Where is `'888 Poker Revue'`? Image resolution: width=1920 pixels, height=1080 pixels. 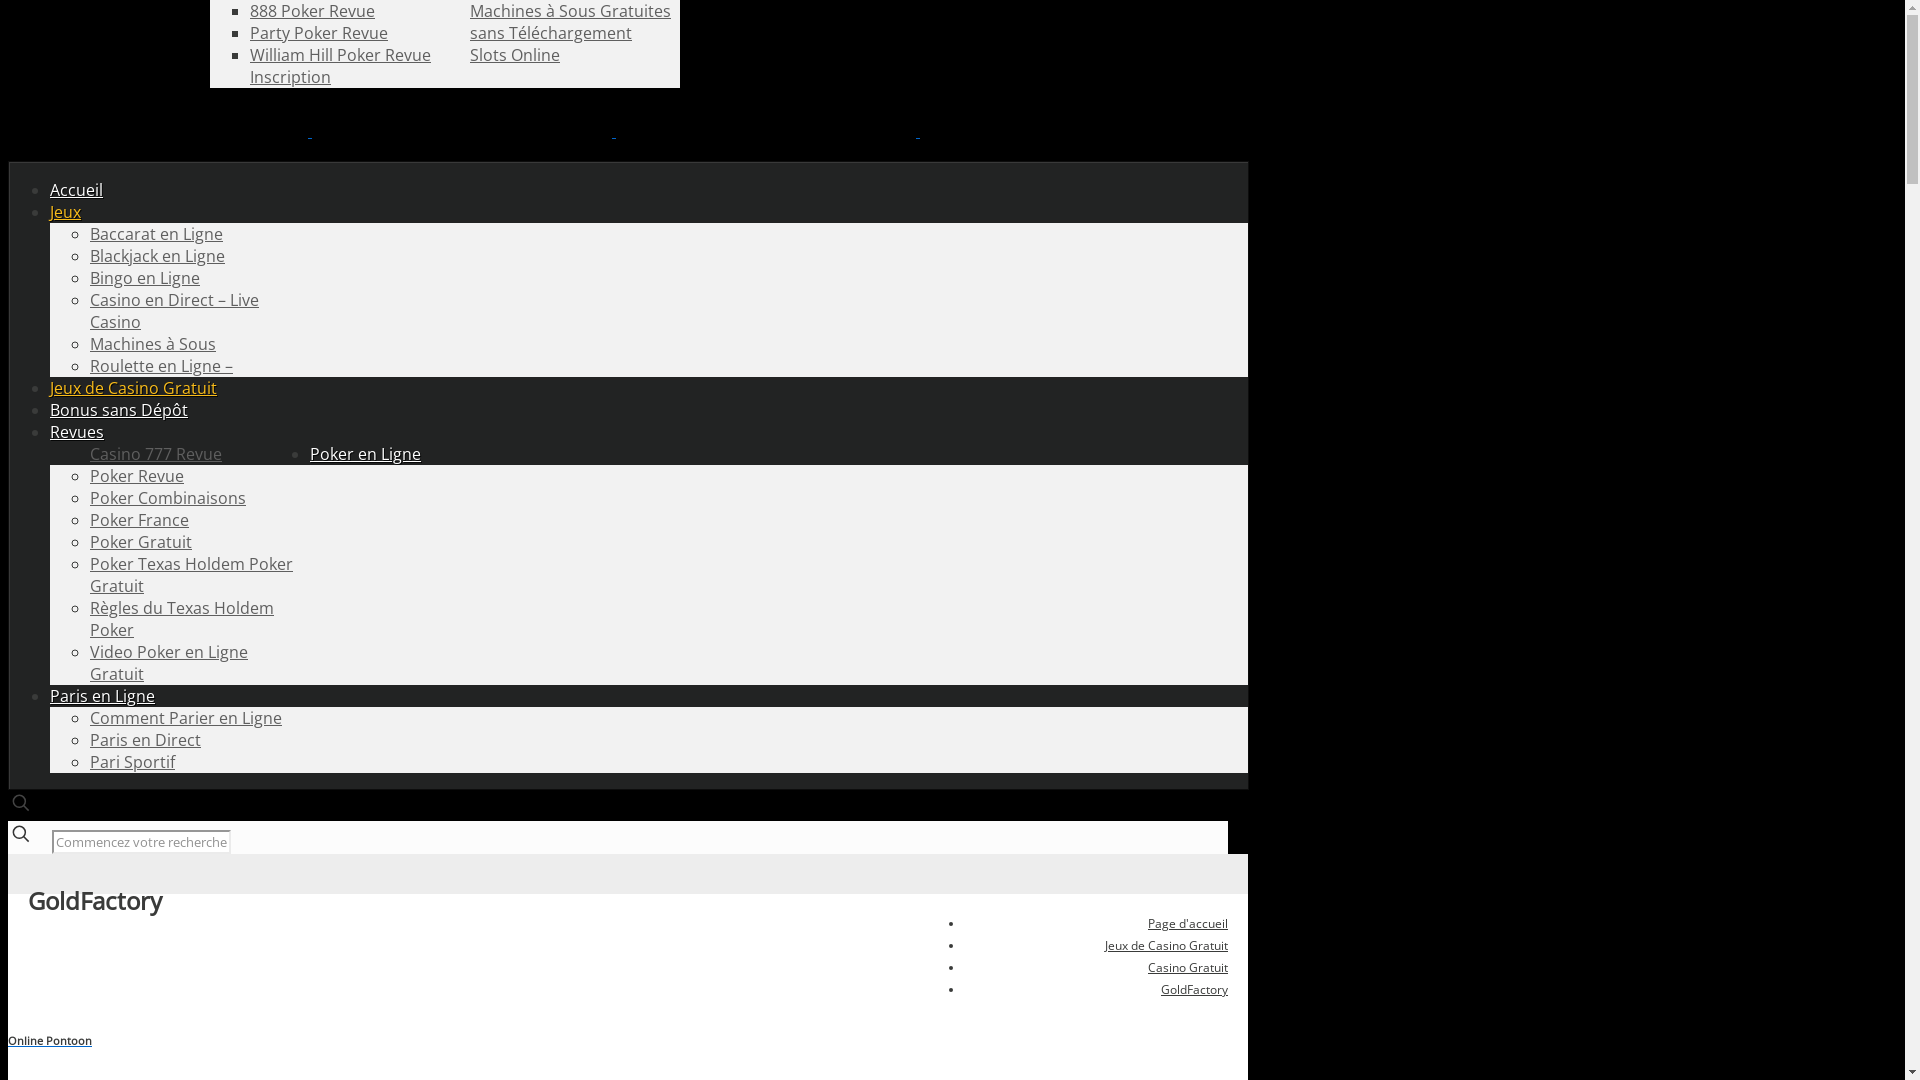
'888 Poker Revue' is located at coordinates (248, 11).